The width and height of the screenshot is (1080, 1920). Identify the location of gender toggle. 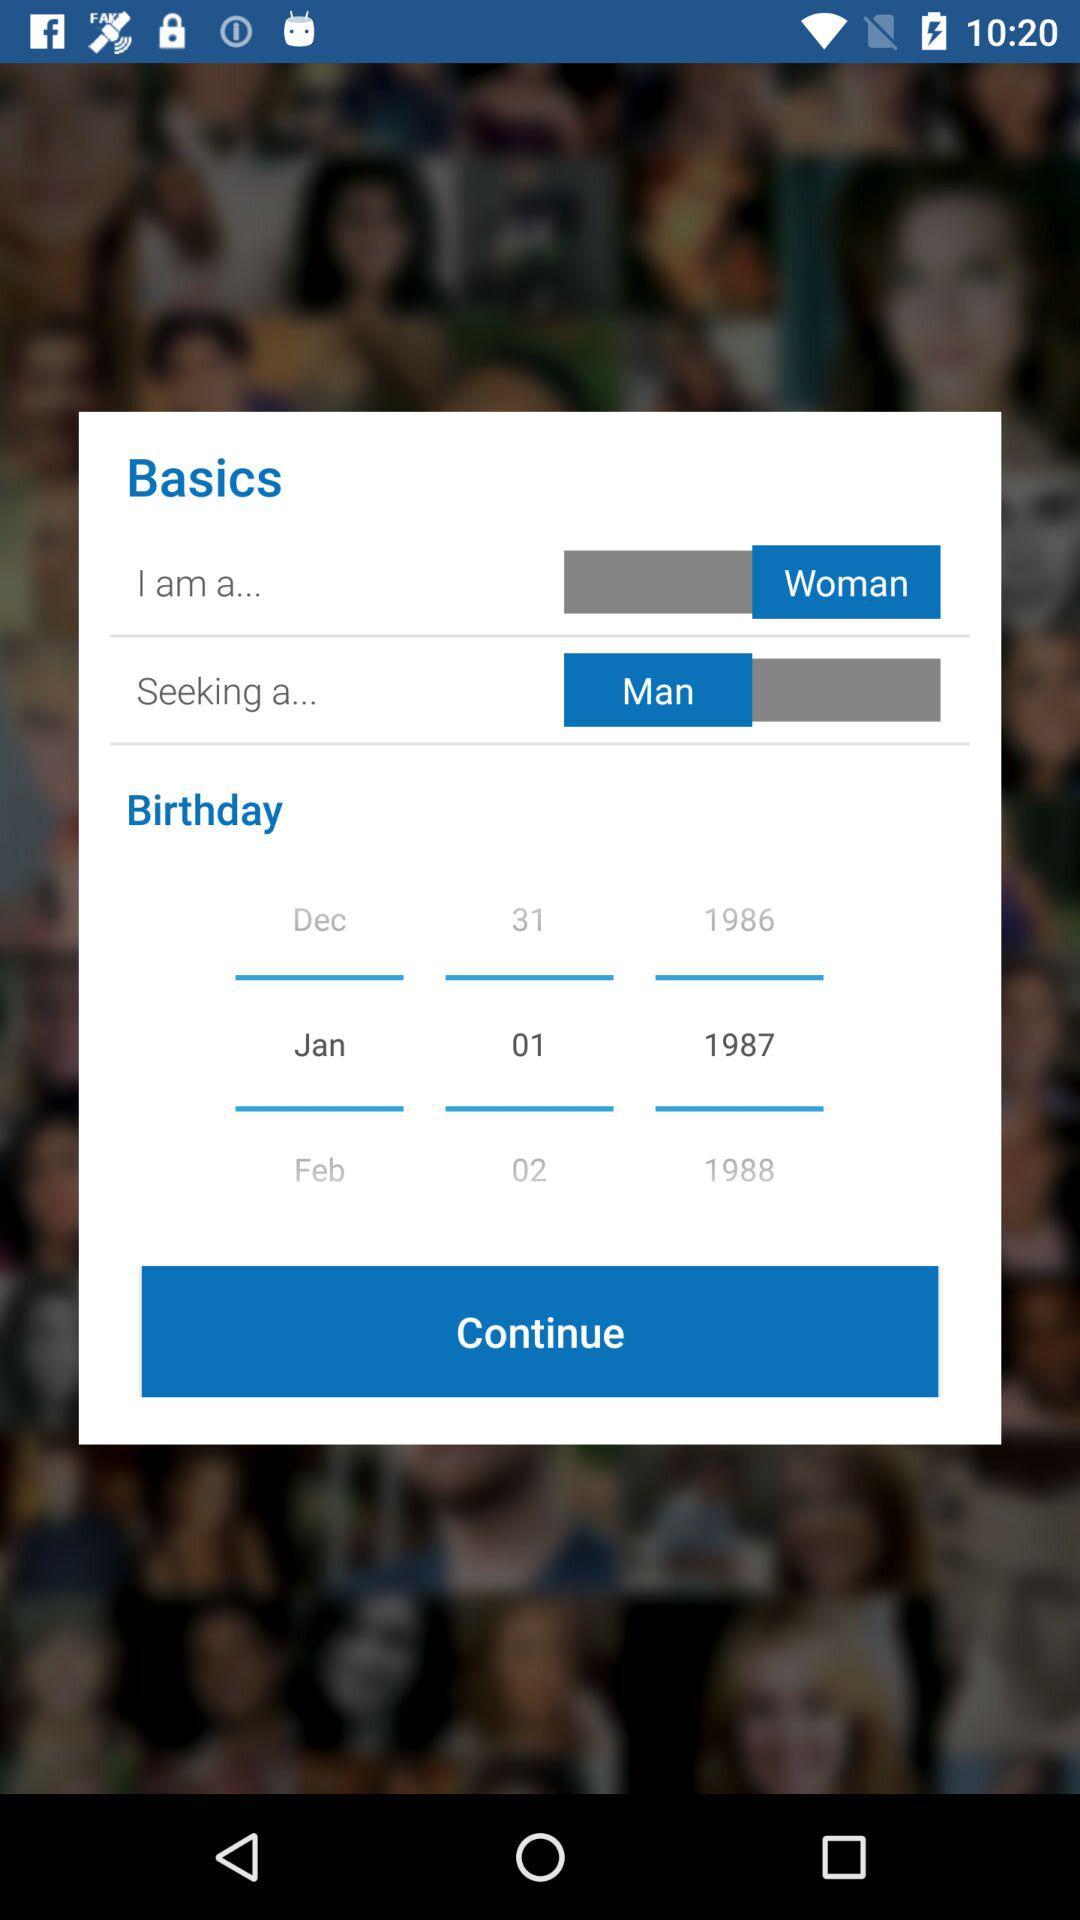
(756, 690).